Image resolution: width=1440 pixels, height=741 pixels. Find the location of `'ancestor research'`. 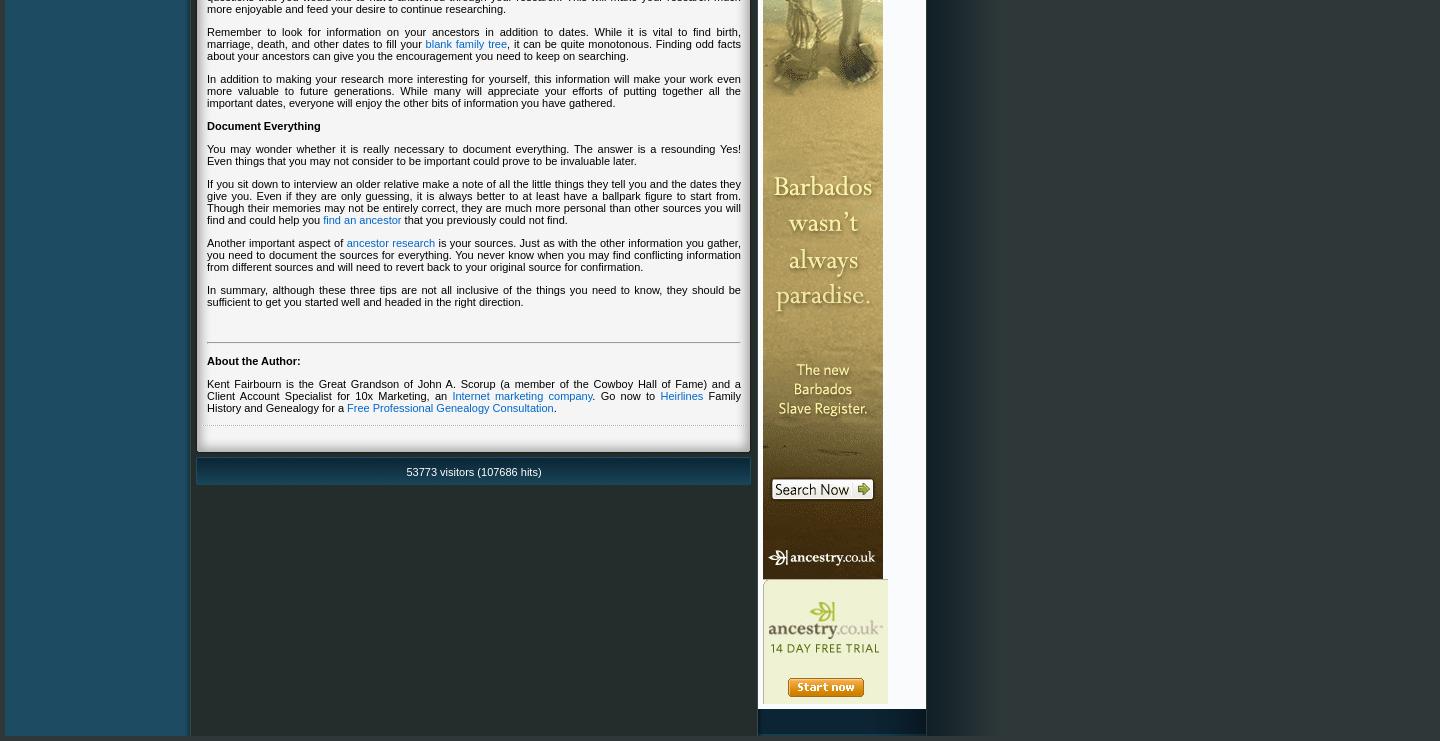

'ancestor research' is located at coordinates (346, 241).